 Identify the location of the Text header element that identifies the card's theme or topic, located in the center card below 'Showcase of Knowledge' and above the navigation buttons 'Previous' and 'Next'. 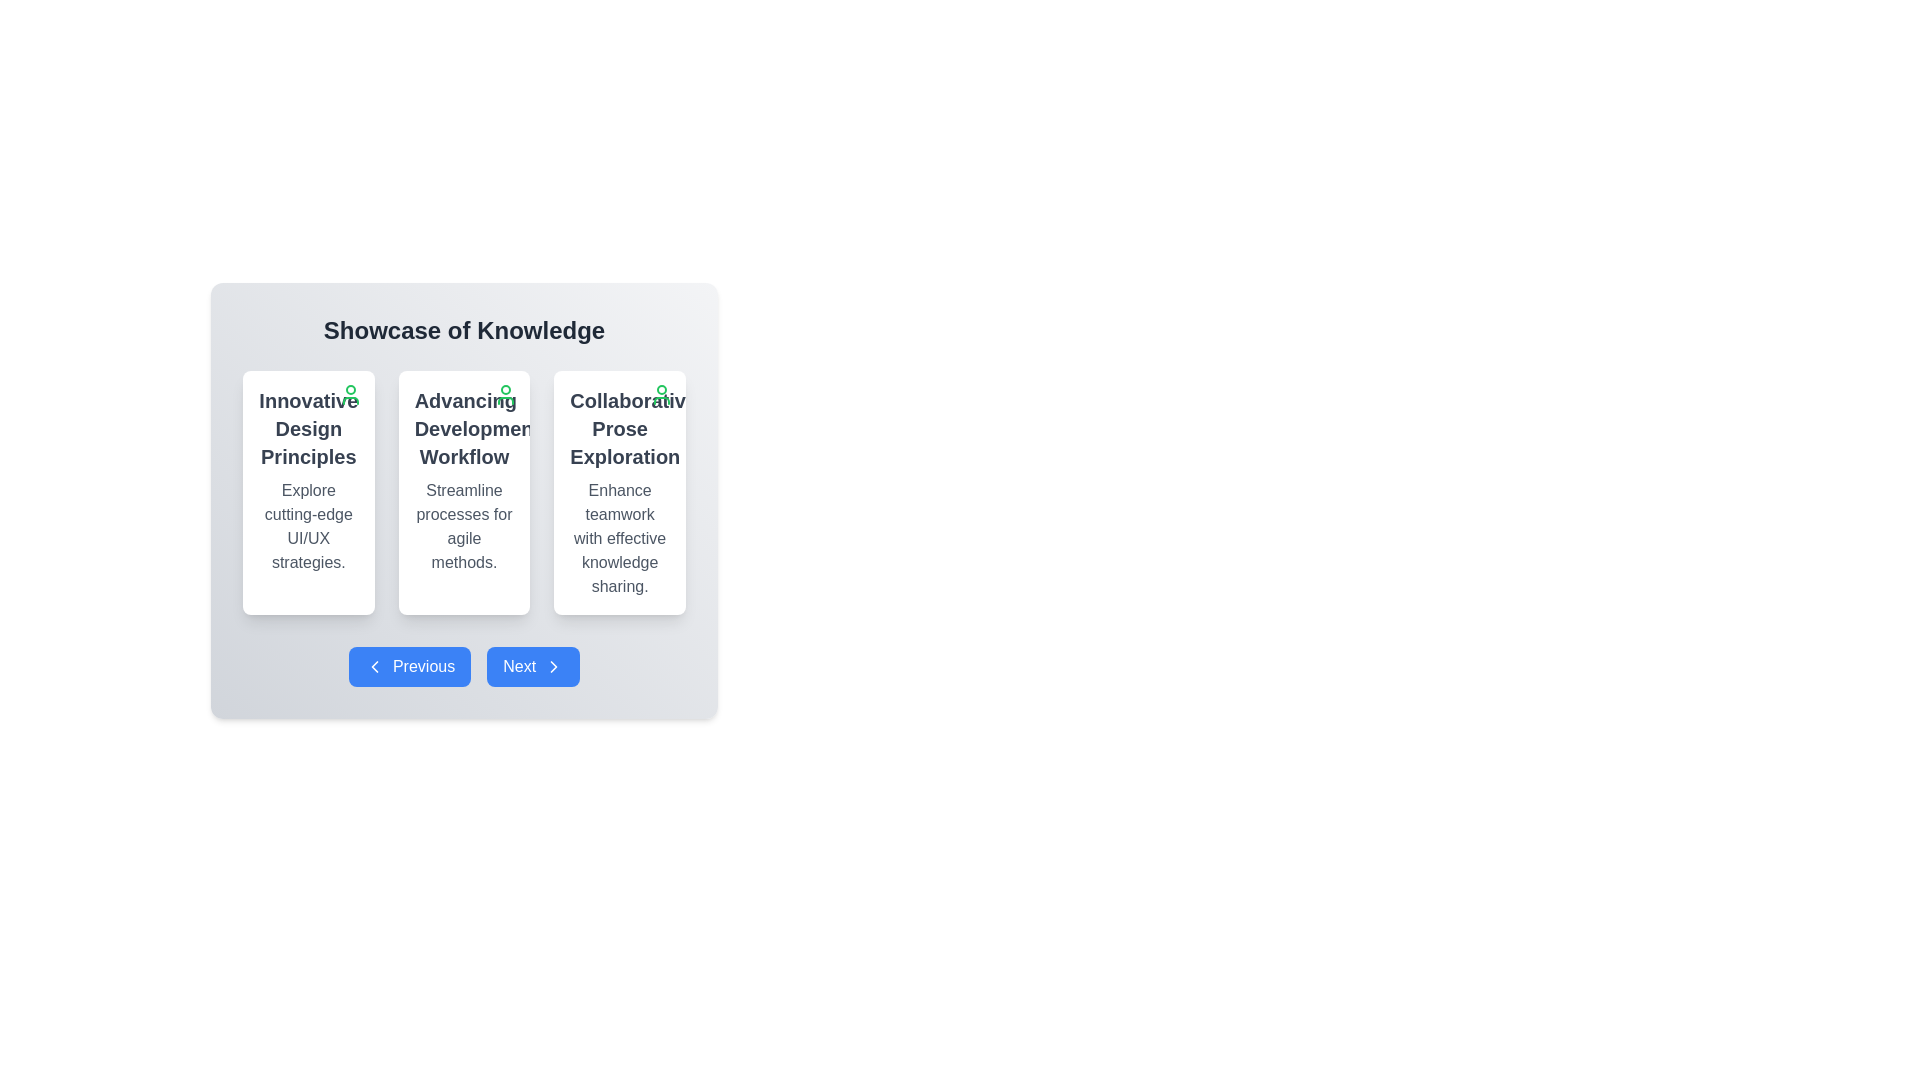
(463, 427).